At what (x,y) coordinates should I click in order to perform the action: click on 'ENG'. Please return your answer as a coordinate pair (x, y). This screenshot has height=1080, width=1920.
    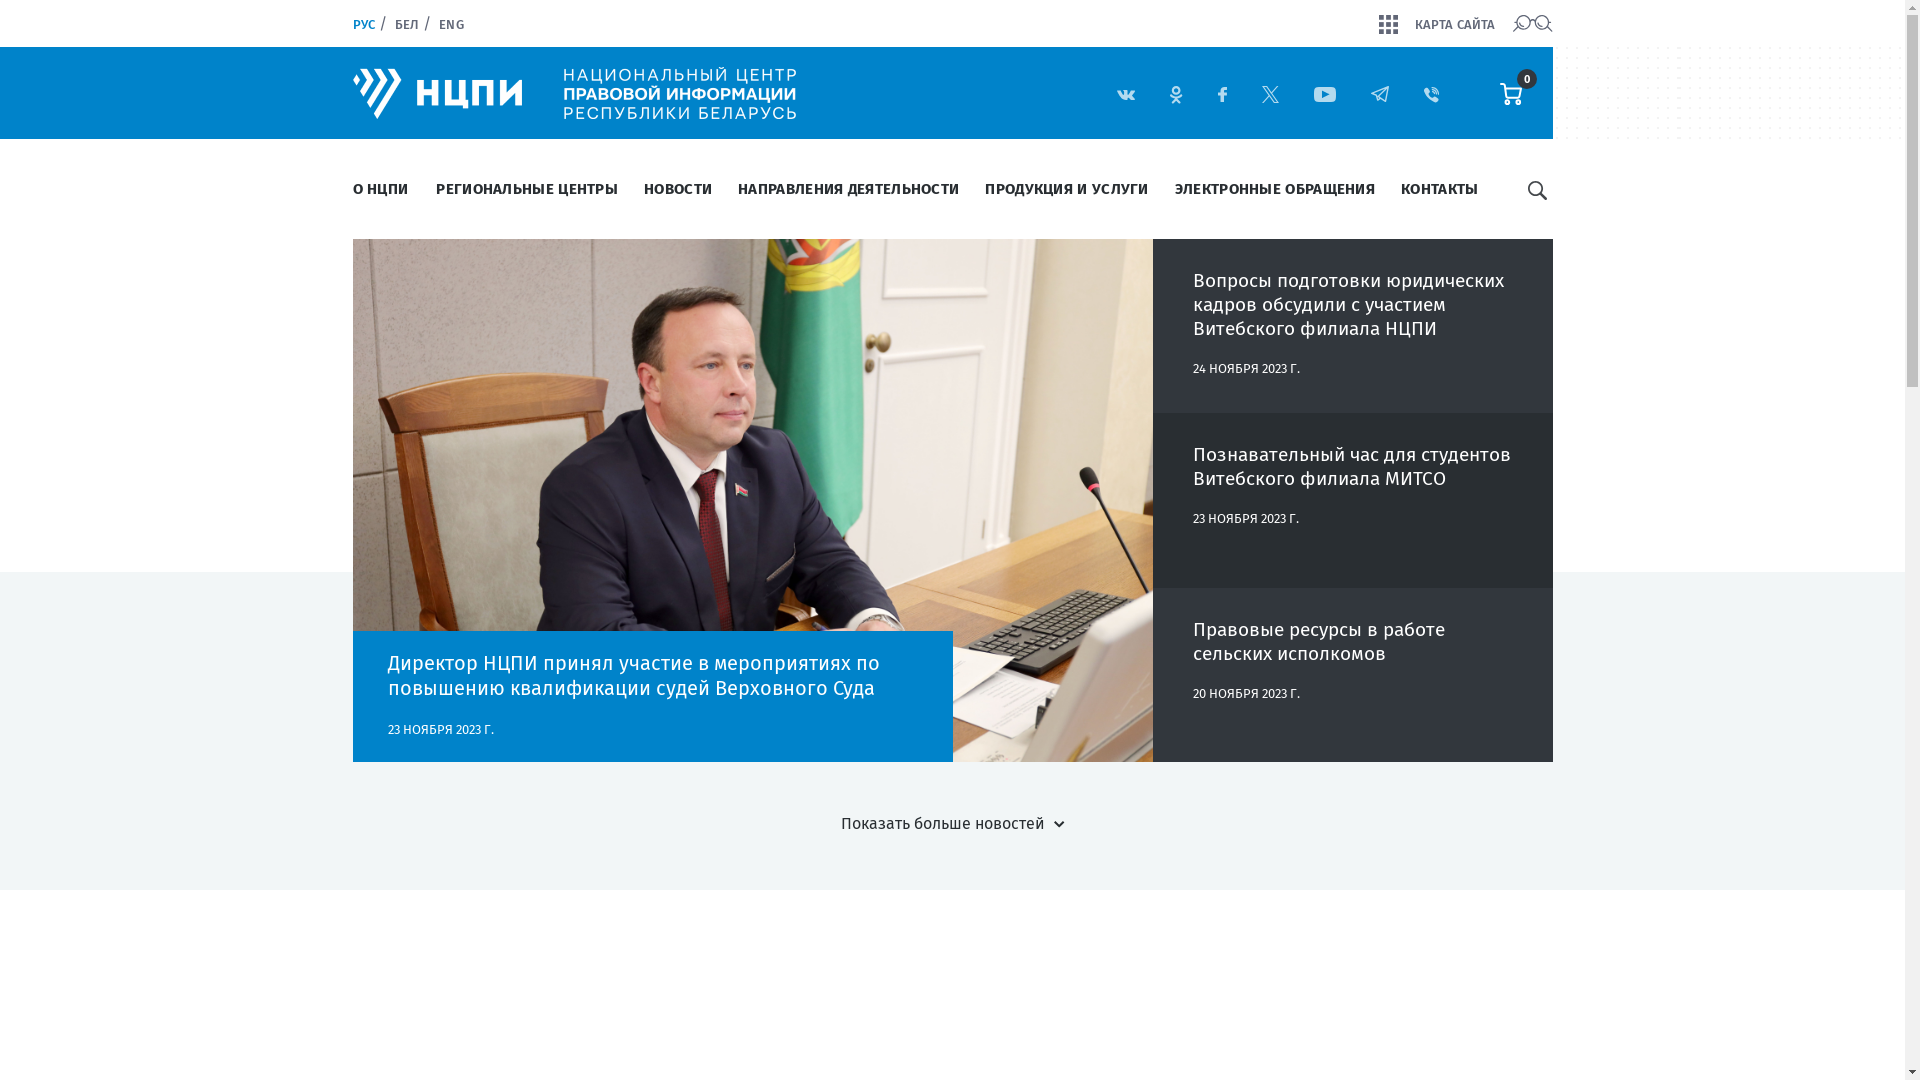
    Looking at the image, I should click on (437, 24).